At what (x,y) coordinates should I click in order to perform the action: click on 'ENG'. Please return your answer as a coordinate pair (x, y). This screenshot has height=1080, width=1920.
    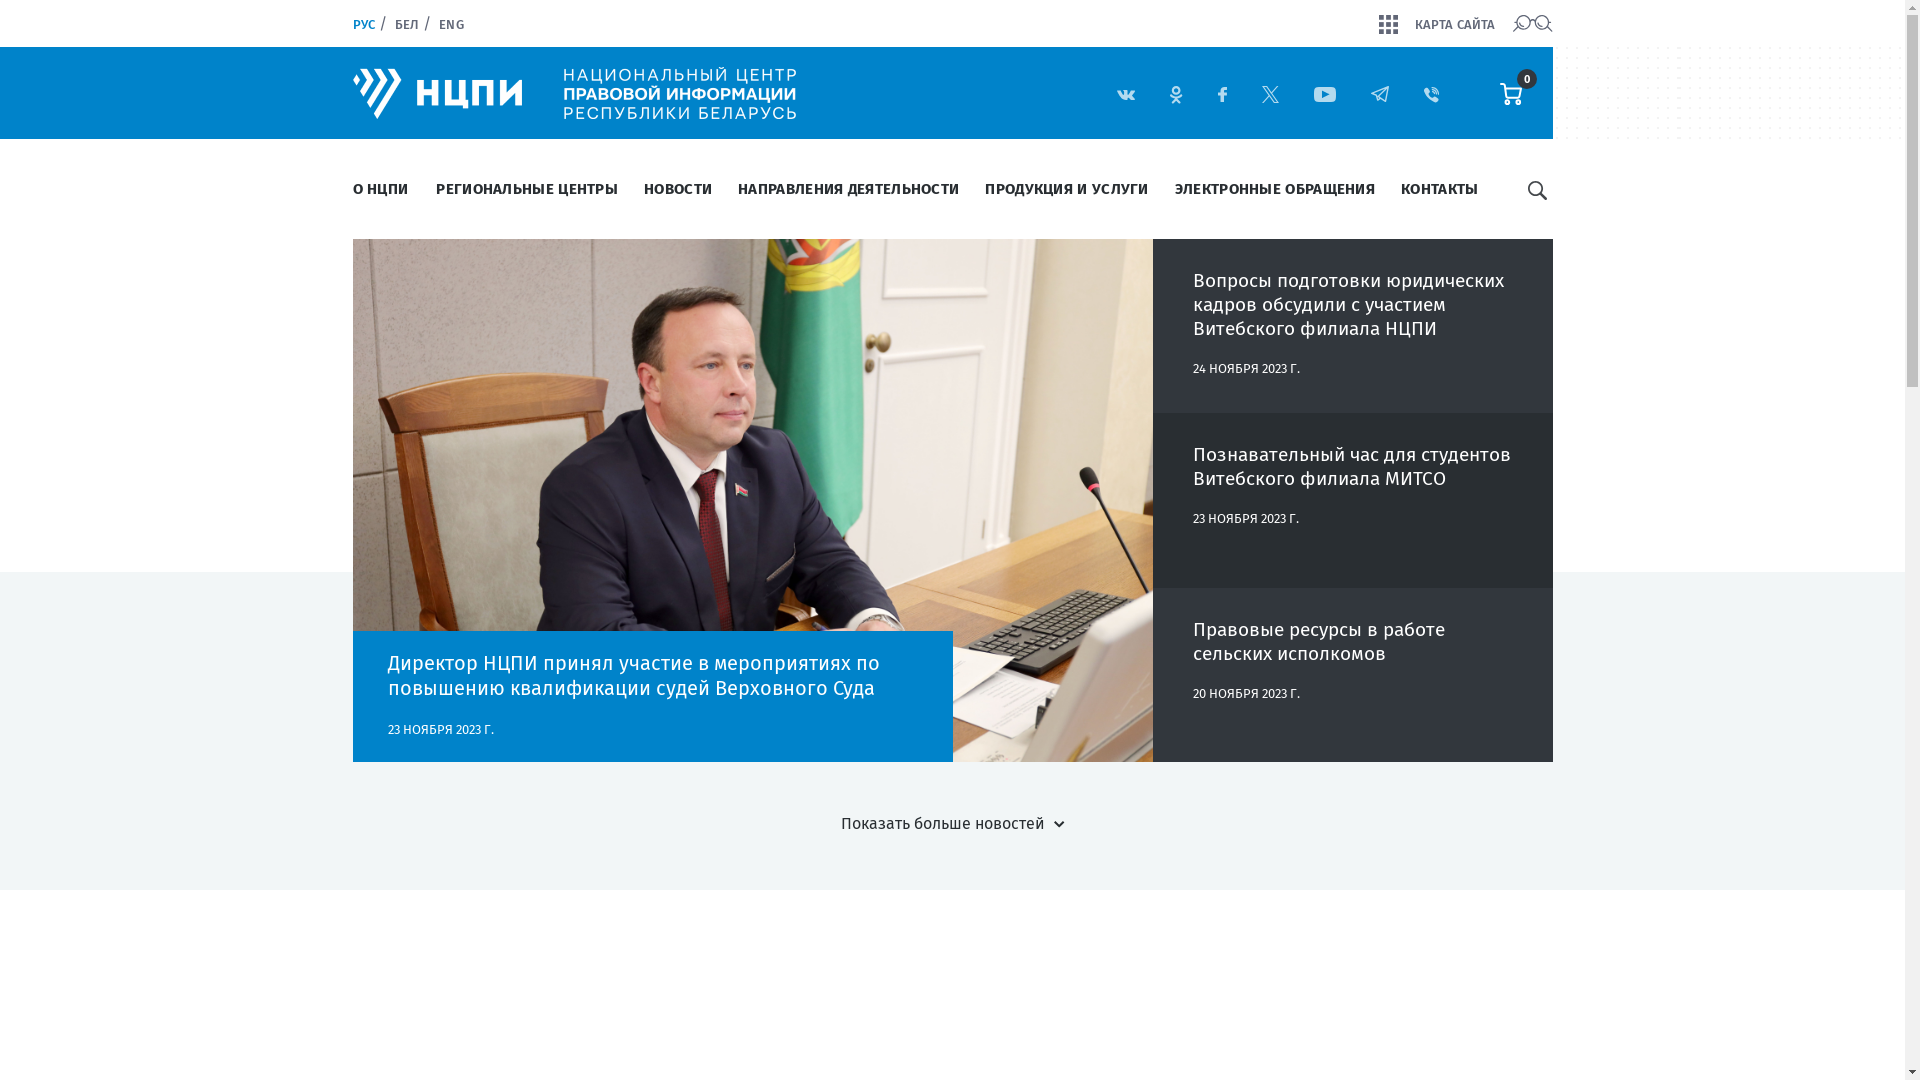
    Looking at the image, I should click on (437, 24).